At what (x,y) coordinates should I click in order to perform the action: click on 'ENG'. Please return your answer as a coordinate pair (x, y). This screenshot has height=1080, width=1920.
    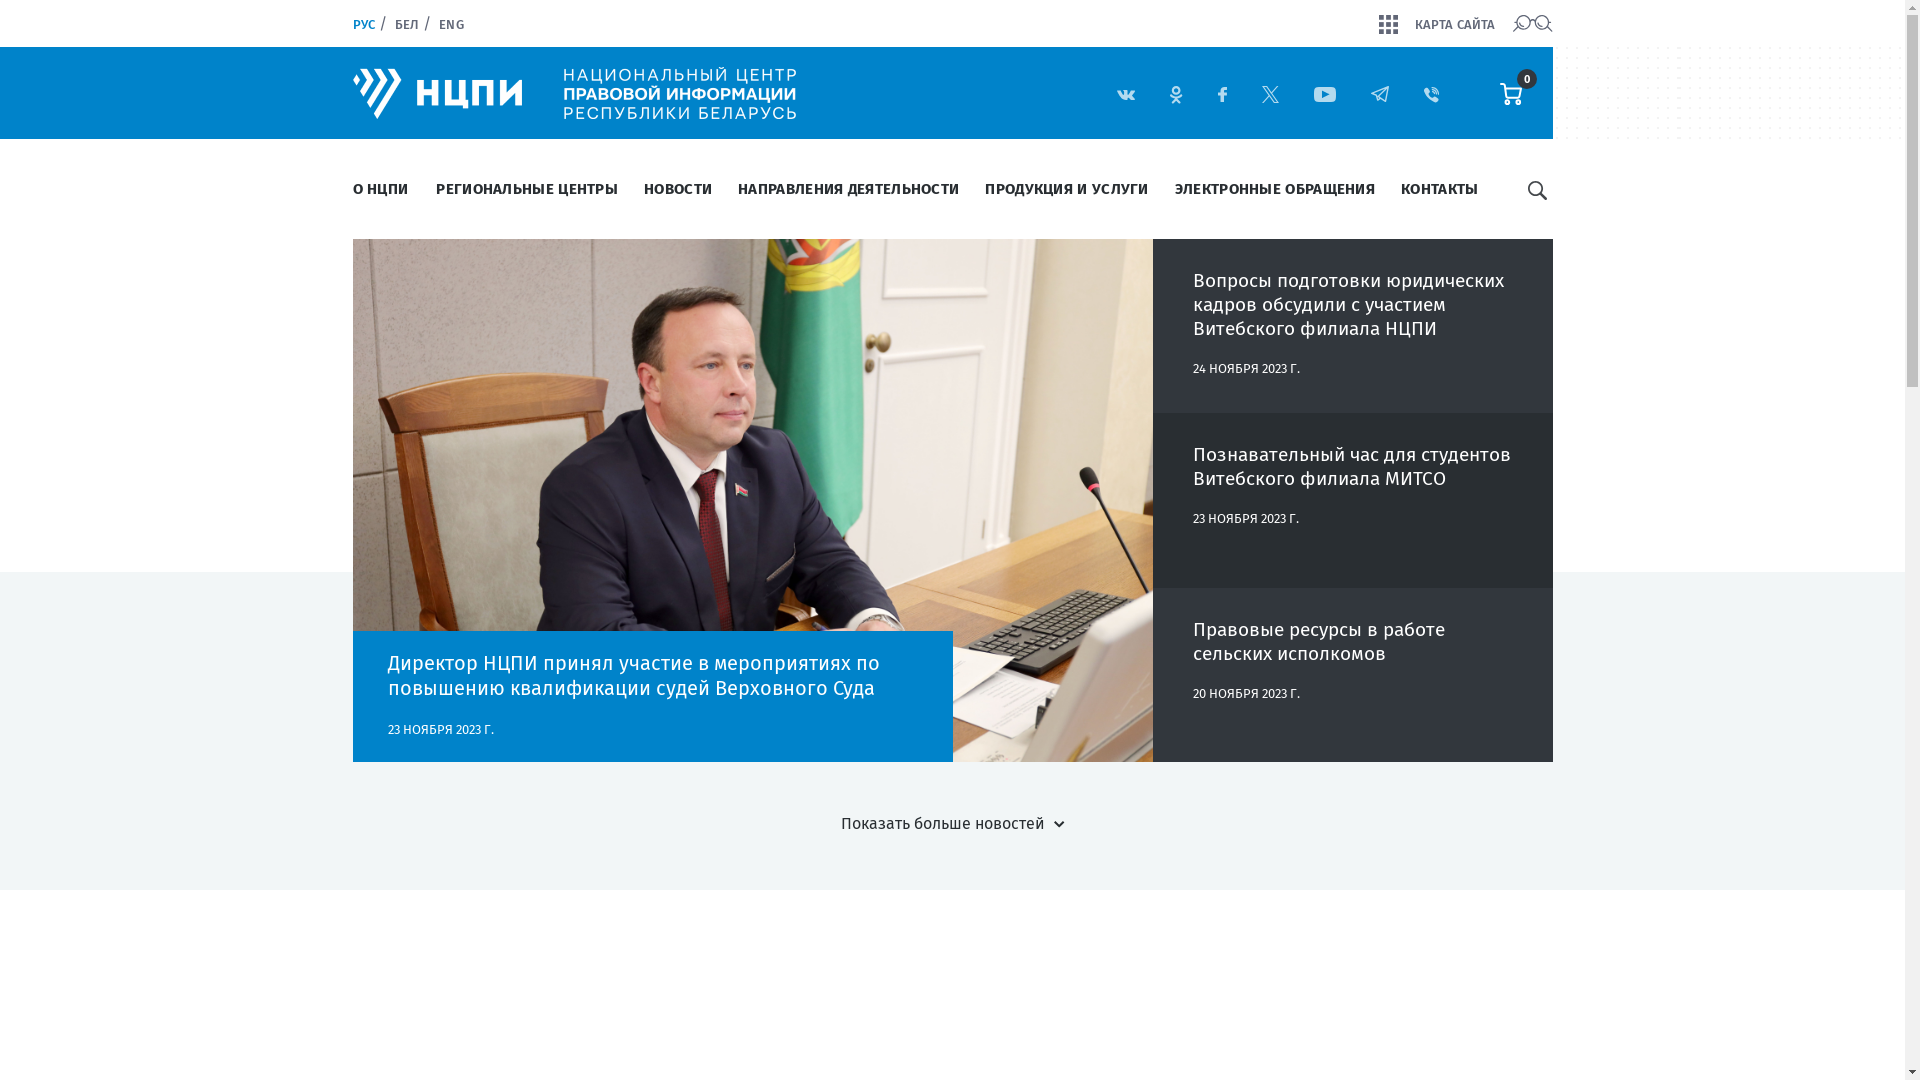
    Looking at the image, I should click on (437, 24).